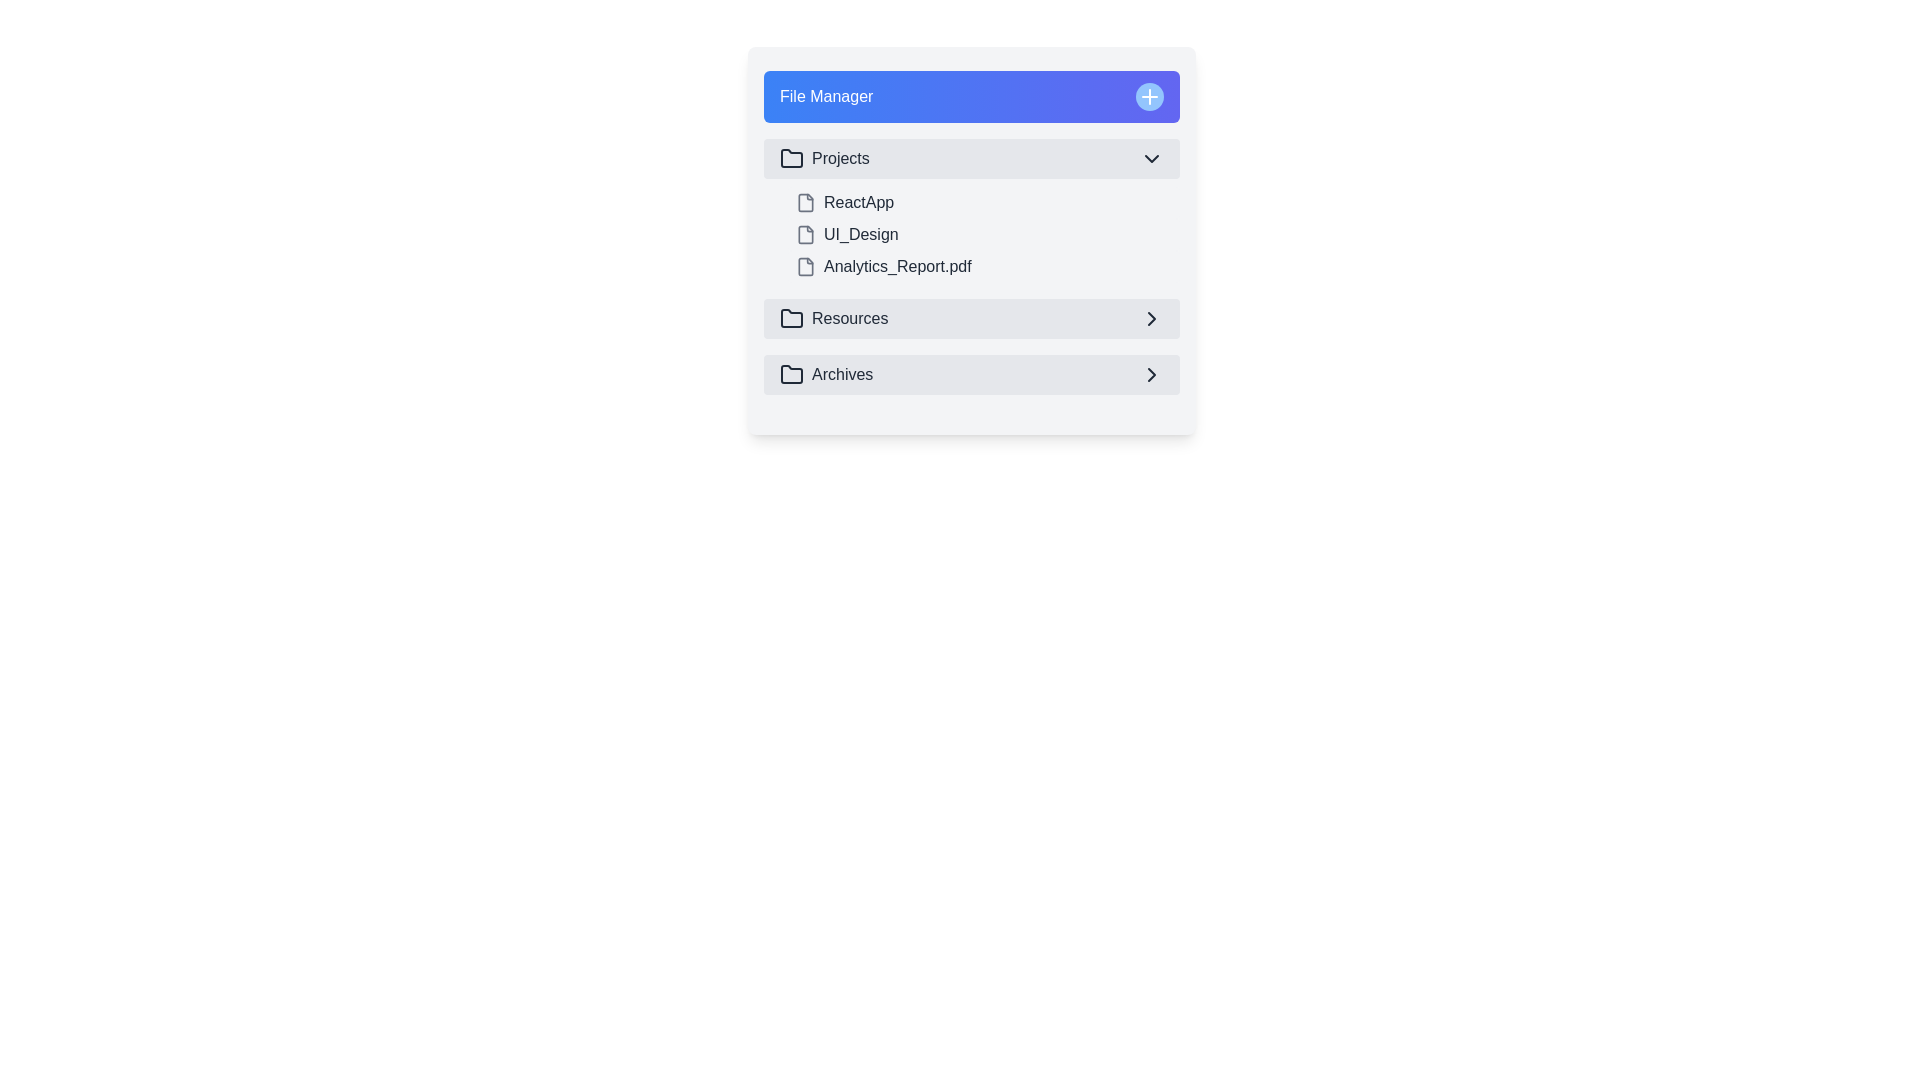  What do you see at coordinates (971, 374) in the screenshot?
I see `the last folder item in the file manager, located below 'Resources'` at bounding box center [971, 374].